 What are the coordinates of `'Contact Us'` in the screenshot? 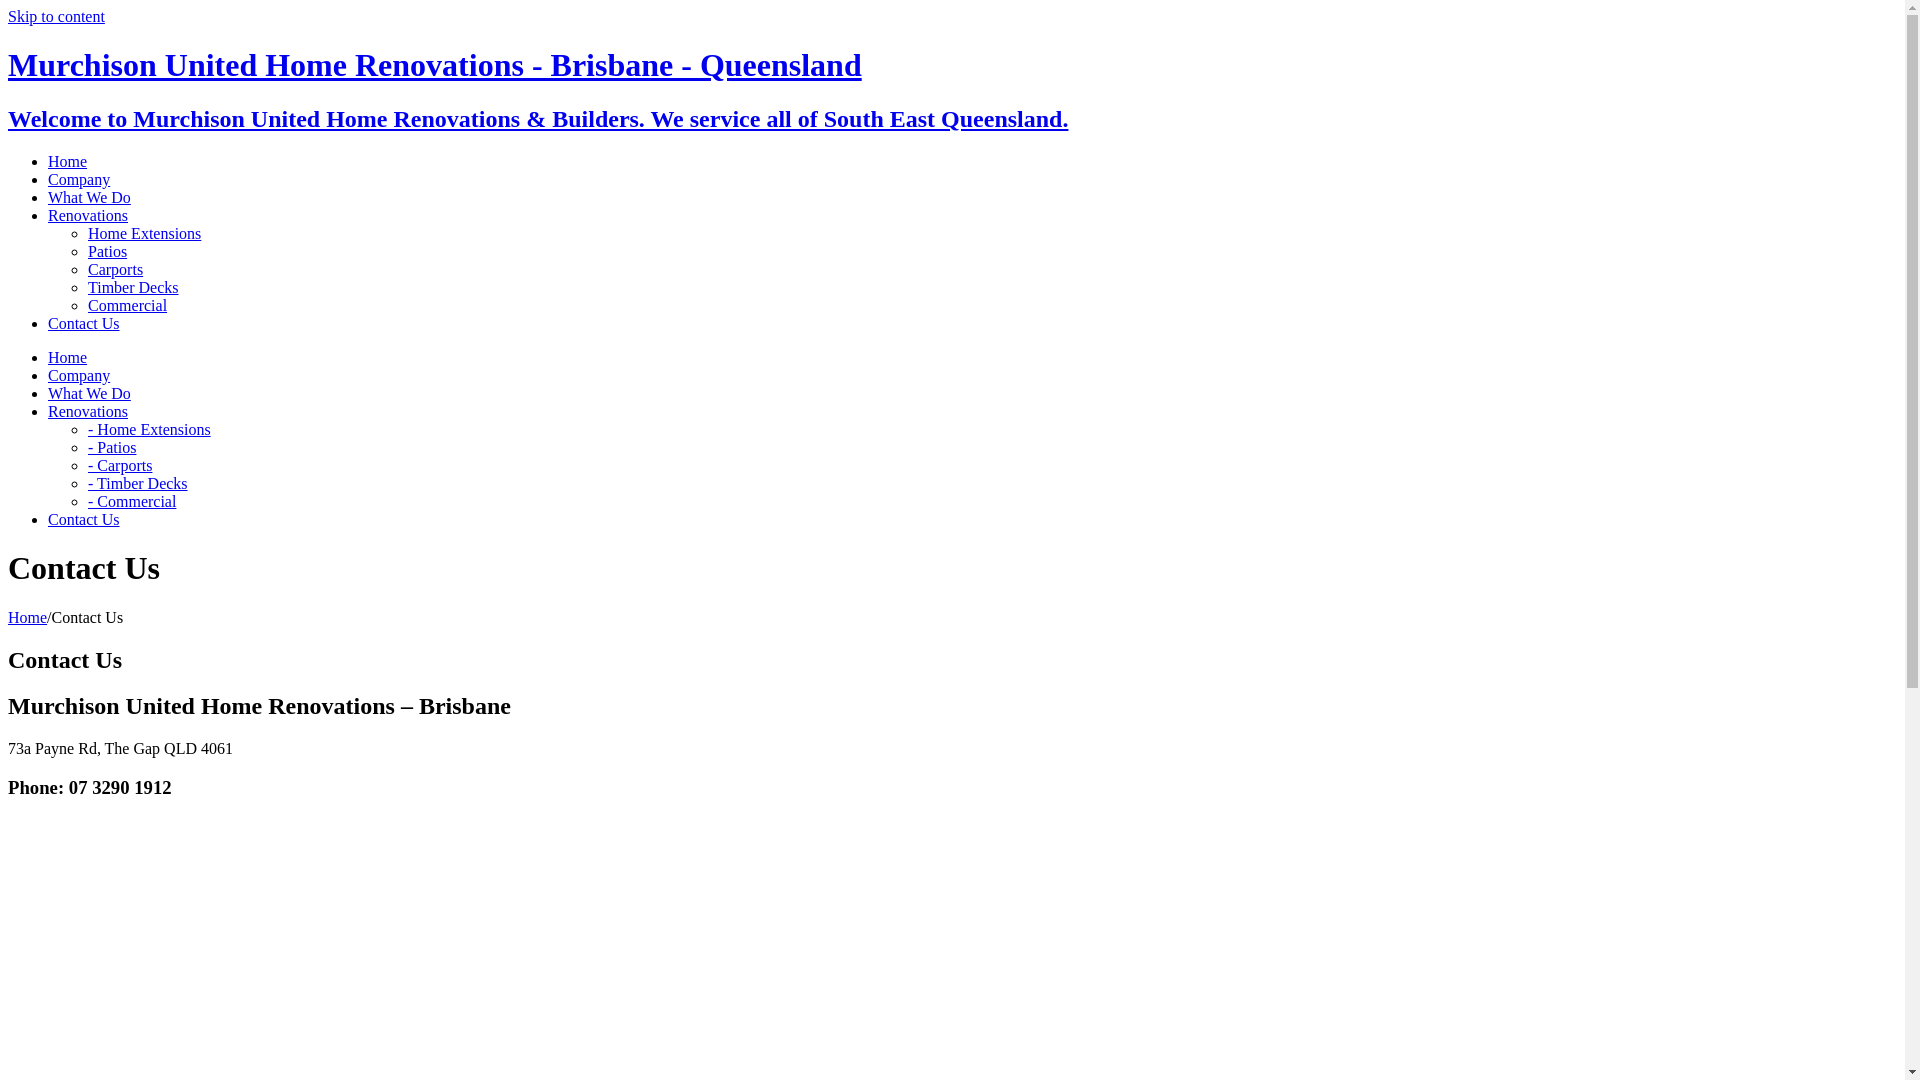 It's located at (82, 518).